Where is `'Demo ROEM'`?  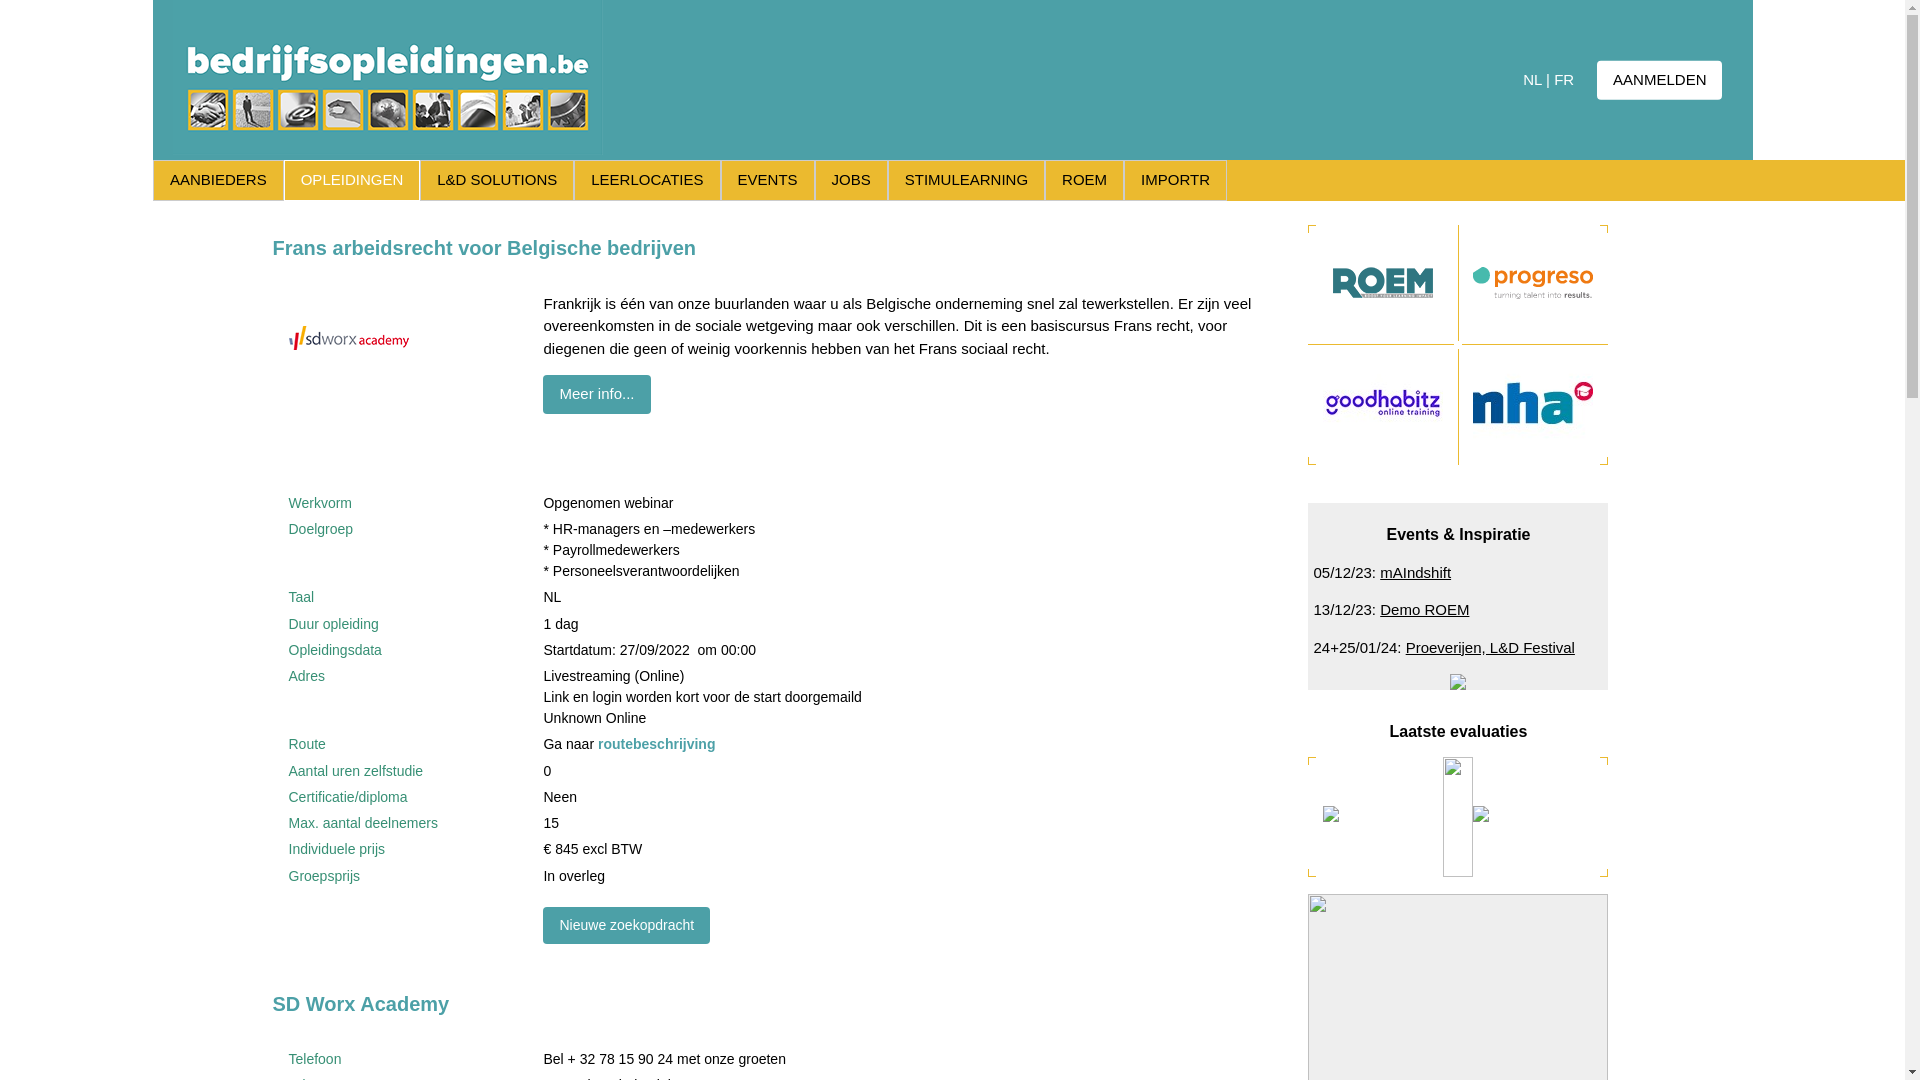
'Demo ROEM' is located at coordinates (1423, 608).